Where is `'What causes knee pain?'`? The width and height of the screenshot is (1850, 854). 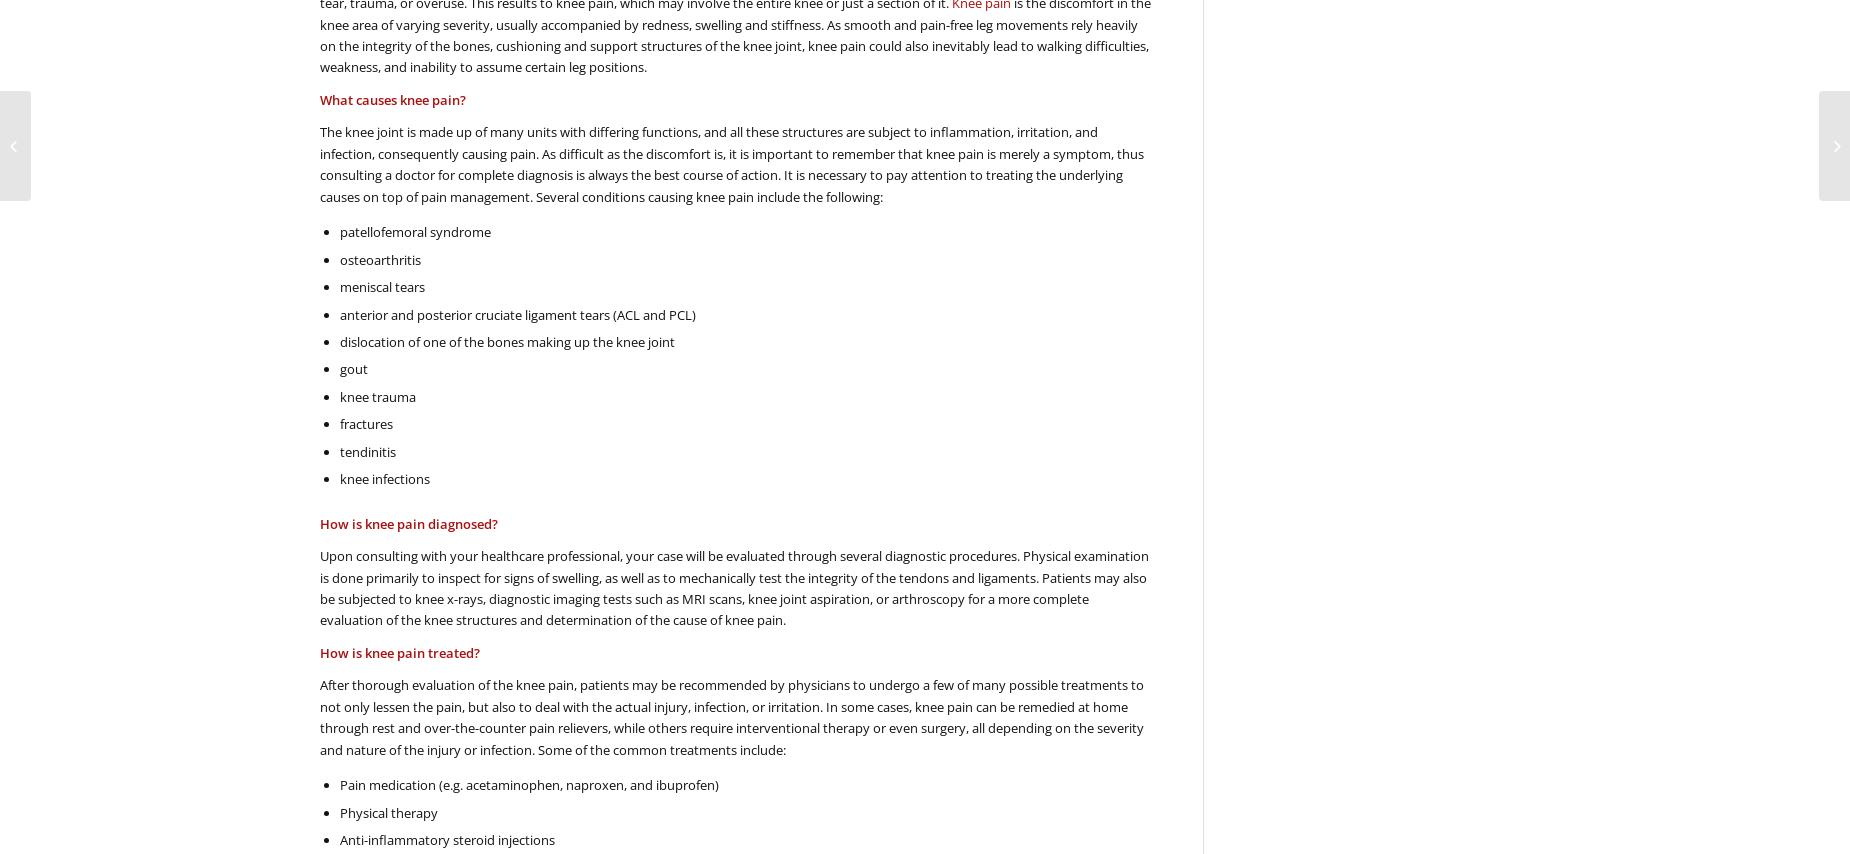
'What causes knee pain?' is located at coordinates (391, 98).